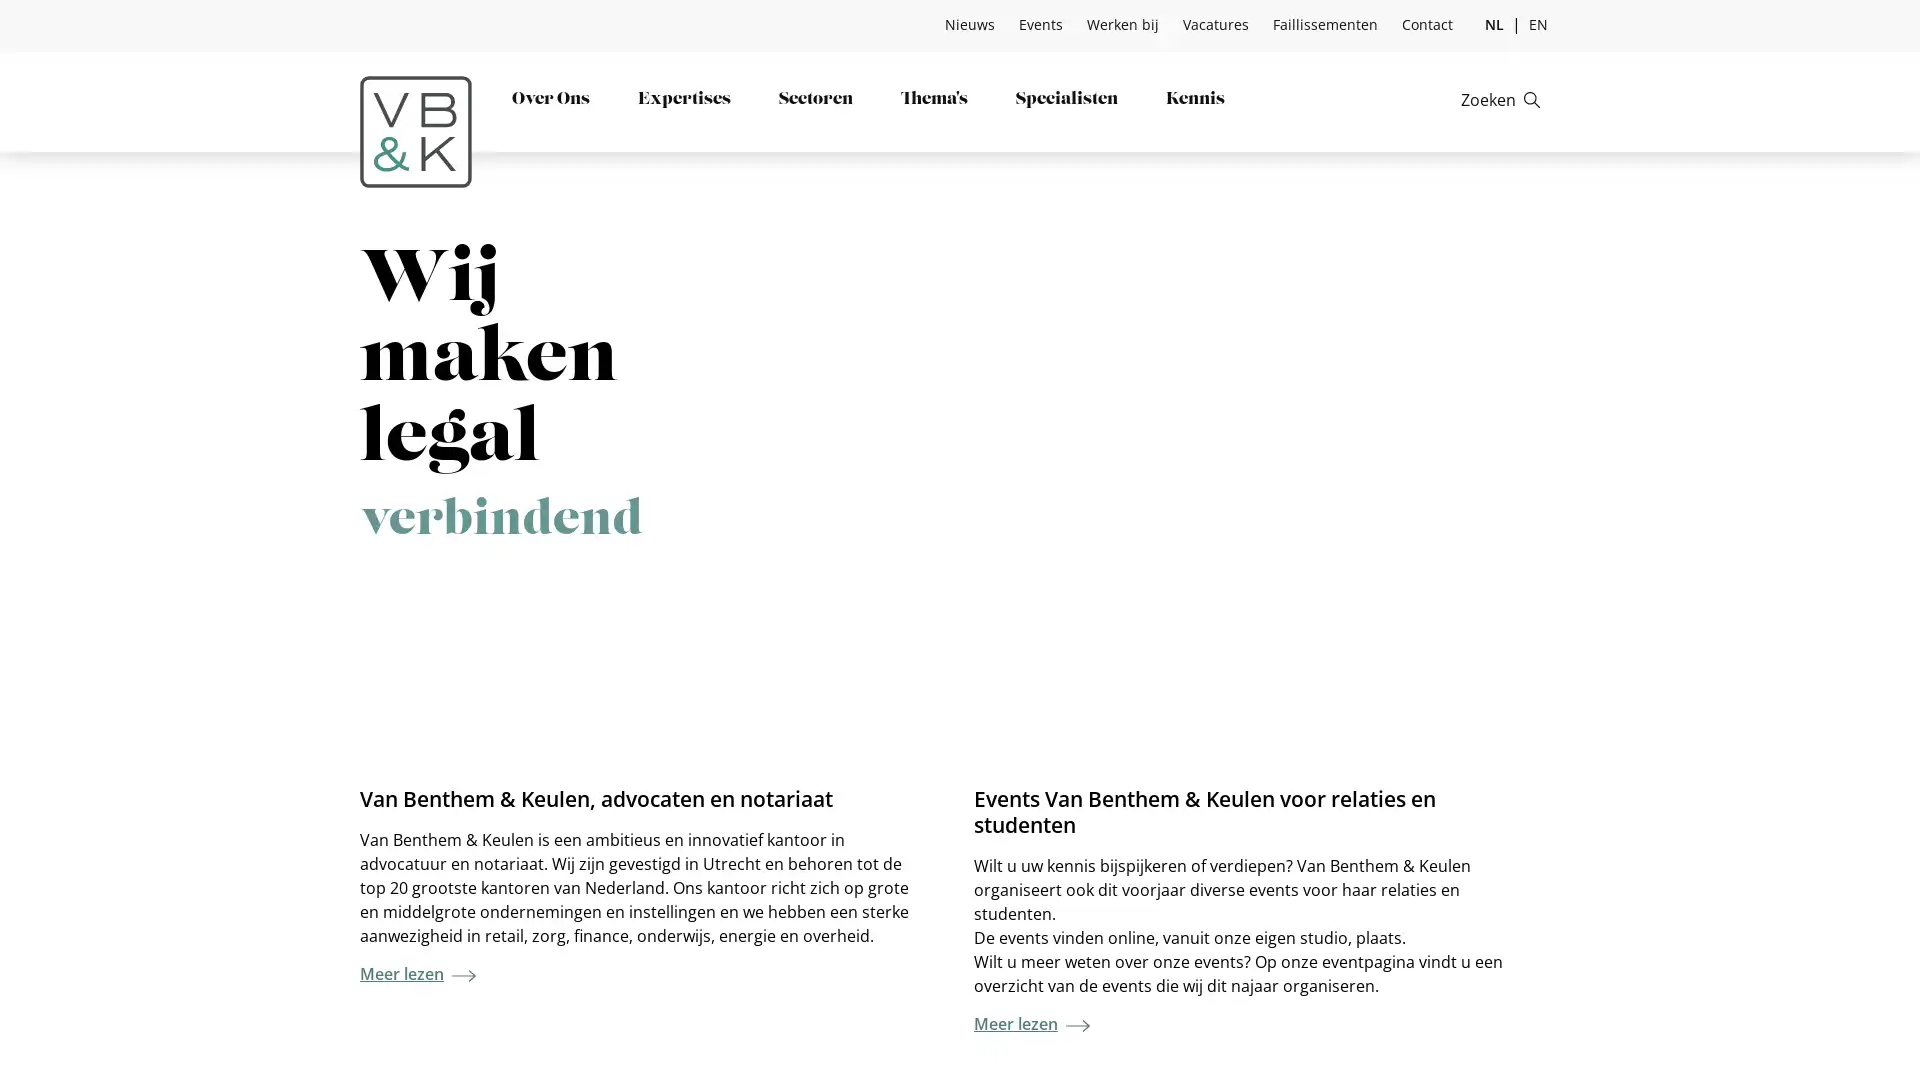 The height and width of the screenshot is (1080, 1920). I want to click on Sectoren. (dit navigatie-item is uitklapbaar met de hierop volgende button), so click(816, 100).